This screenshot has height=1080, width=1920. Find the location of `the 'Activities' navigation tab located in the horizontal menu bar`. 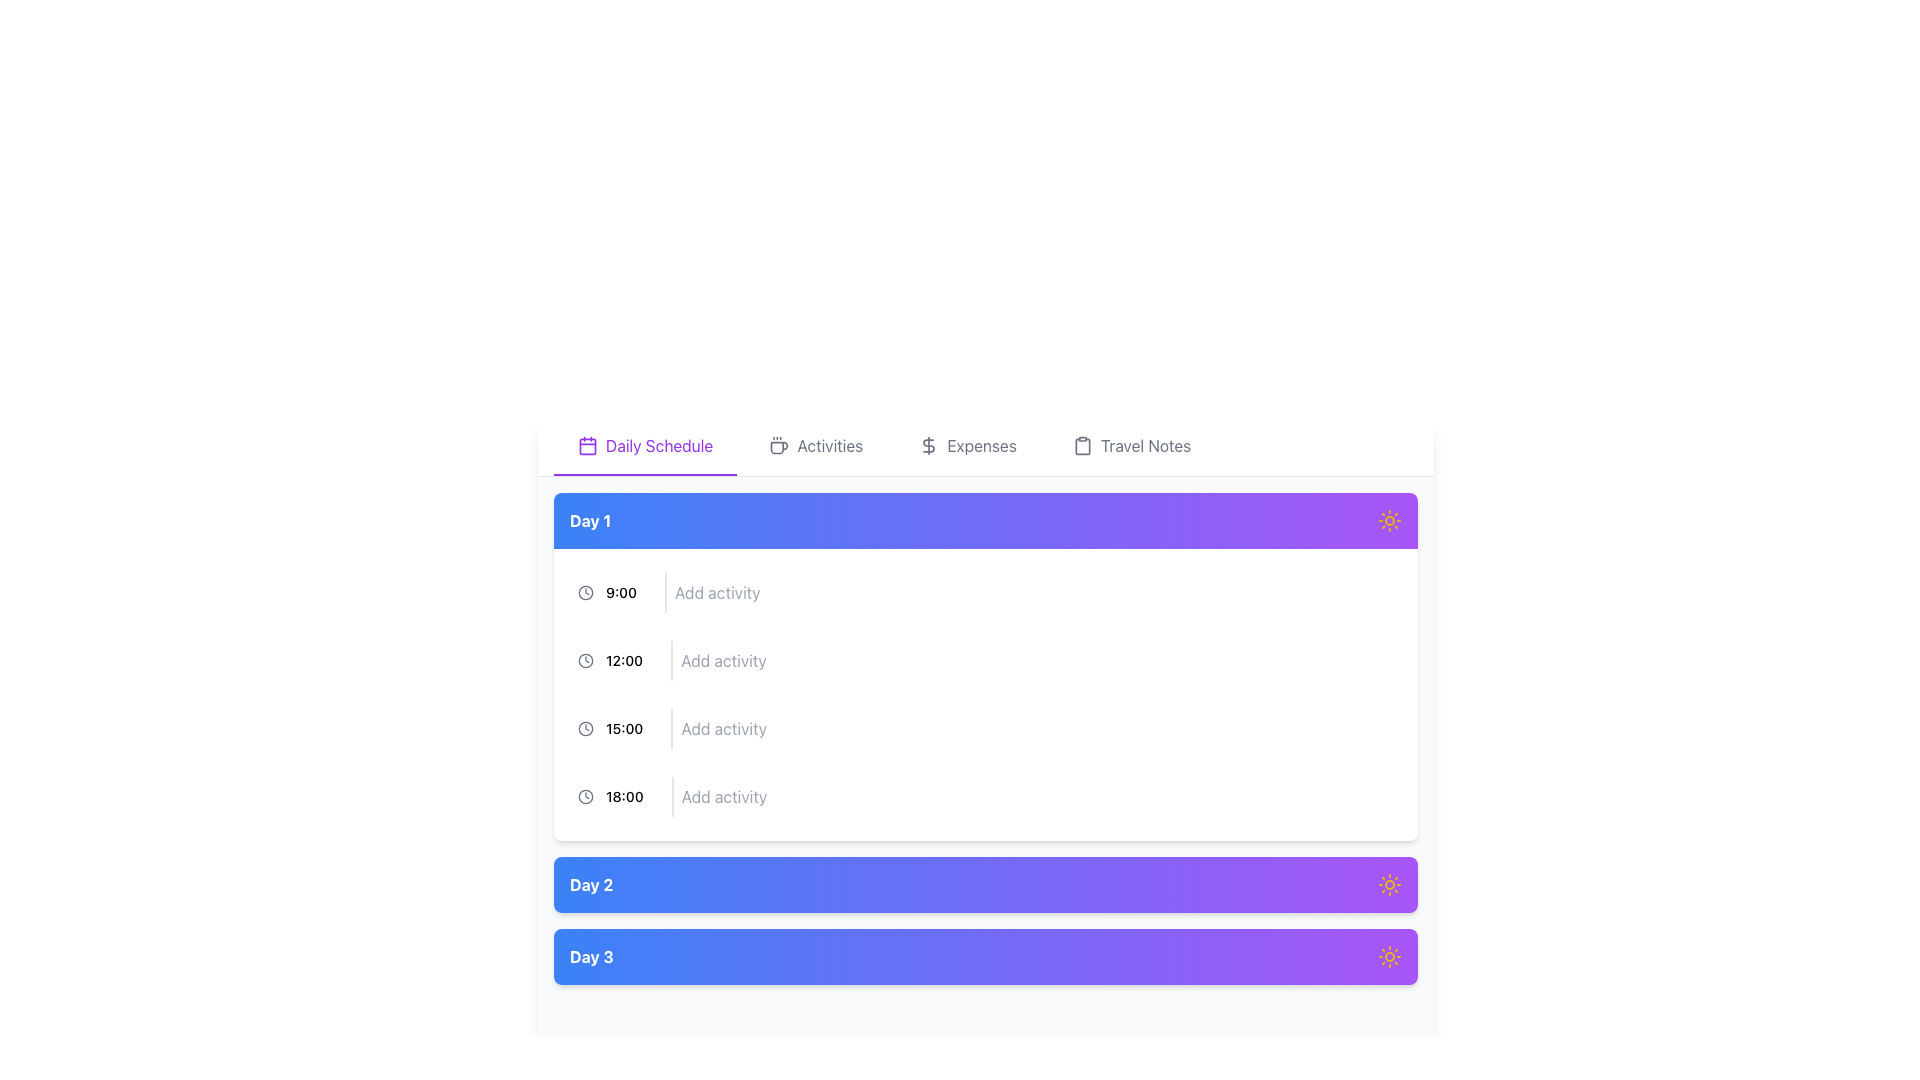

the 'Activities' navigation tab located in the horizontal menu bar is located at coordinates (816, 446).